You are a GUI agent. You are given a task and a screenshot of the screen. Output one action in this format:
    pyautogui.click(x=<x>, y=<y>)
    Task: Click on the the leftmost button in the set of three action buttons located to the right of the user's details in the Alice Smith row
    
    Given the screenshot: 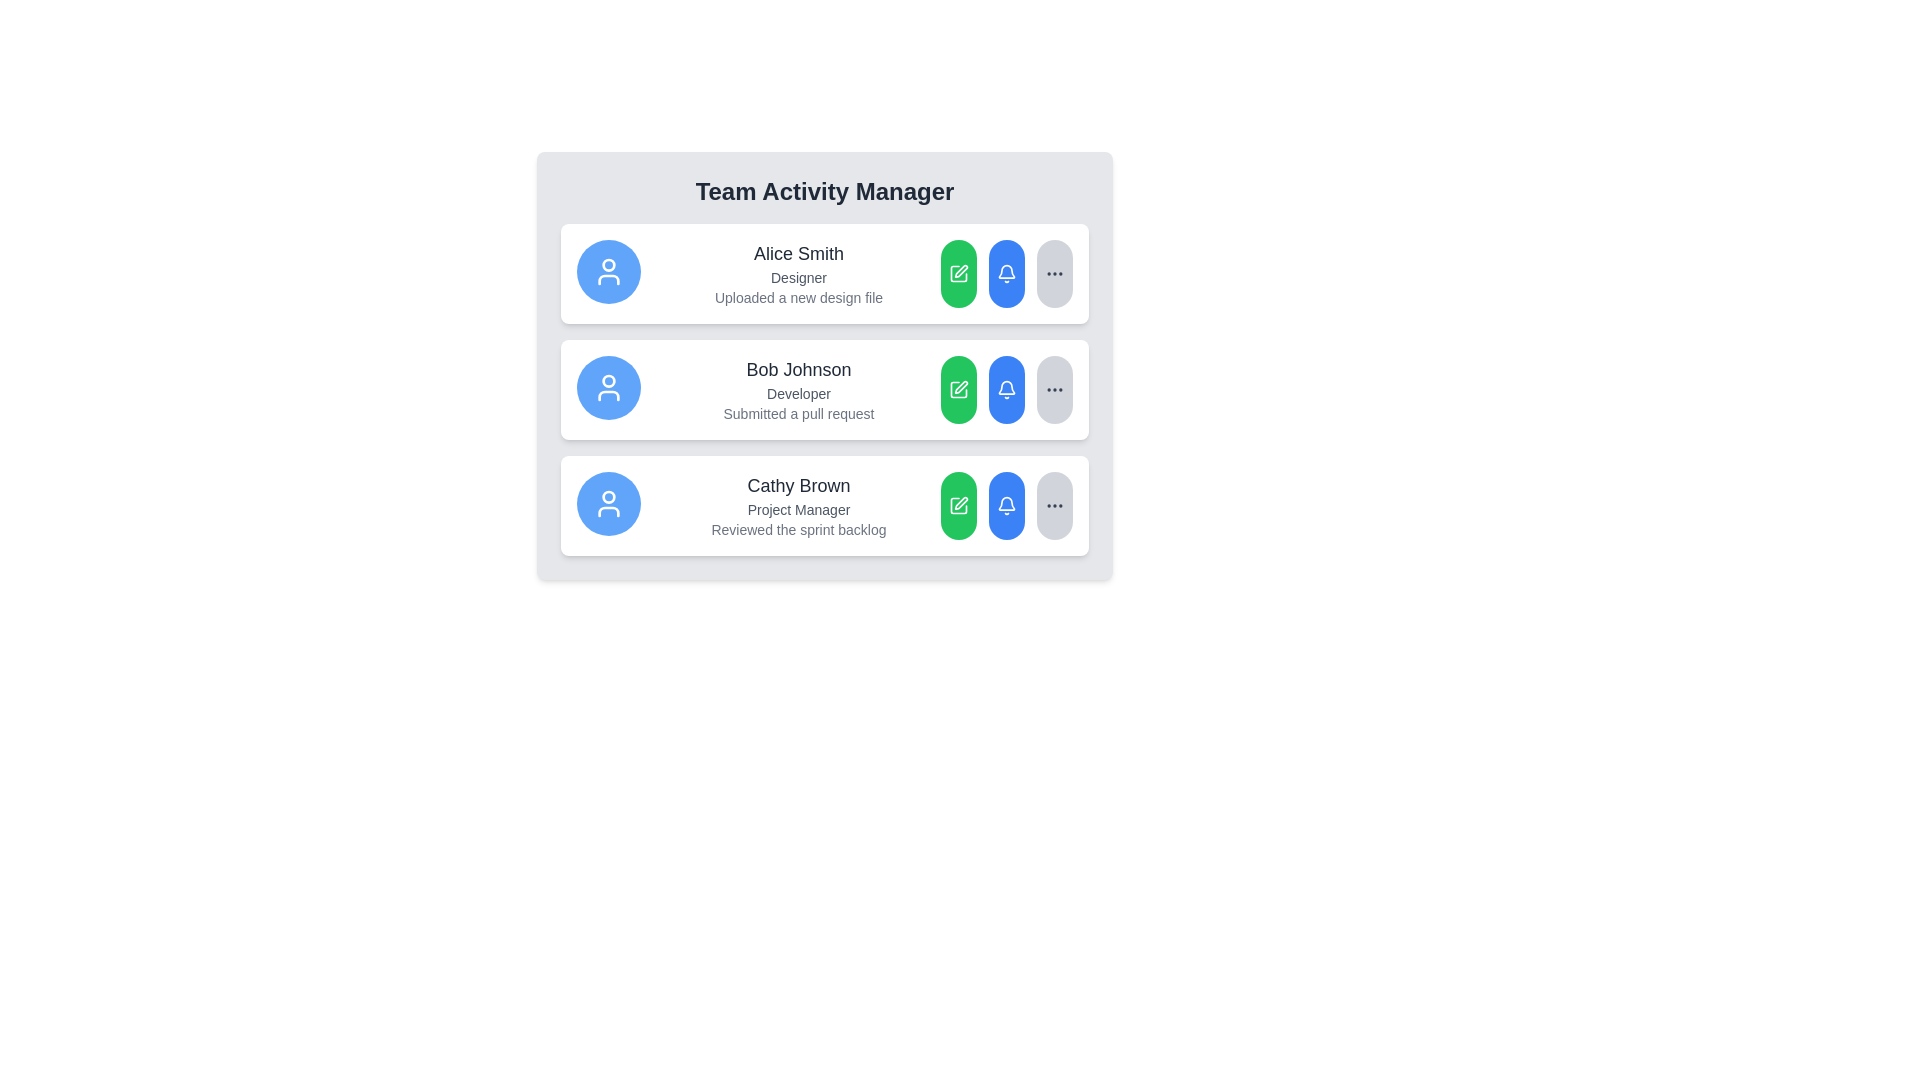 What is the action you would take?
    pyautogui.click(x=958, y=273)
    